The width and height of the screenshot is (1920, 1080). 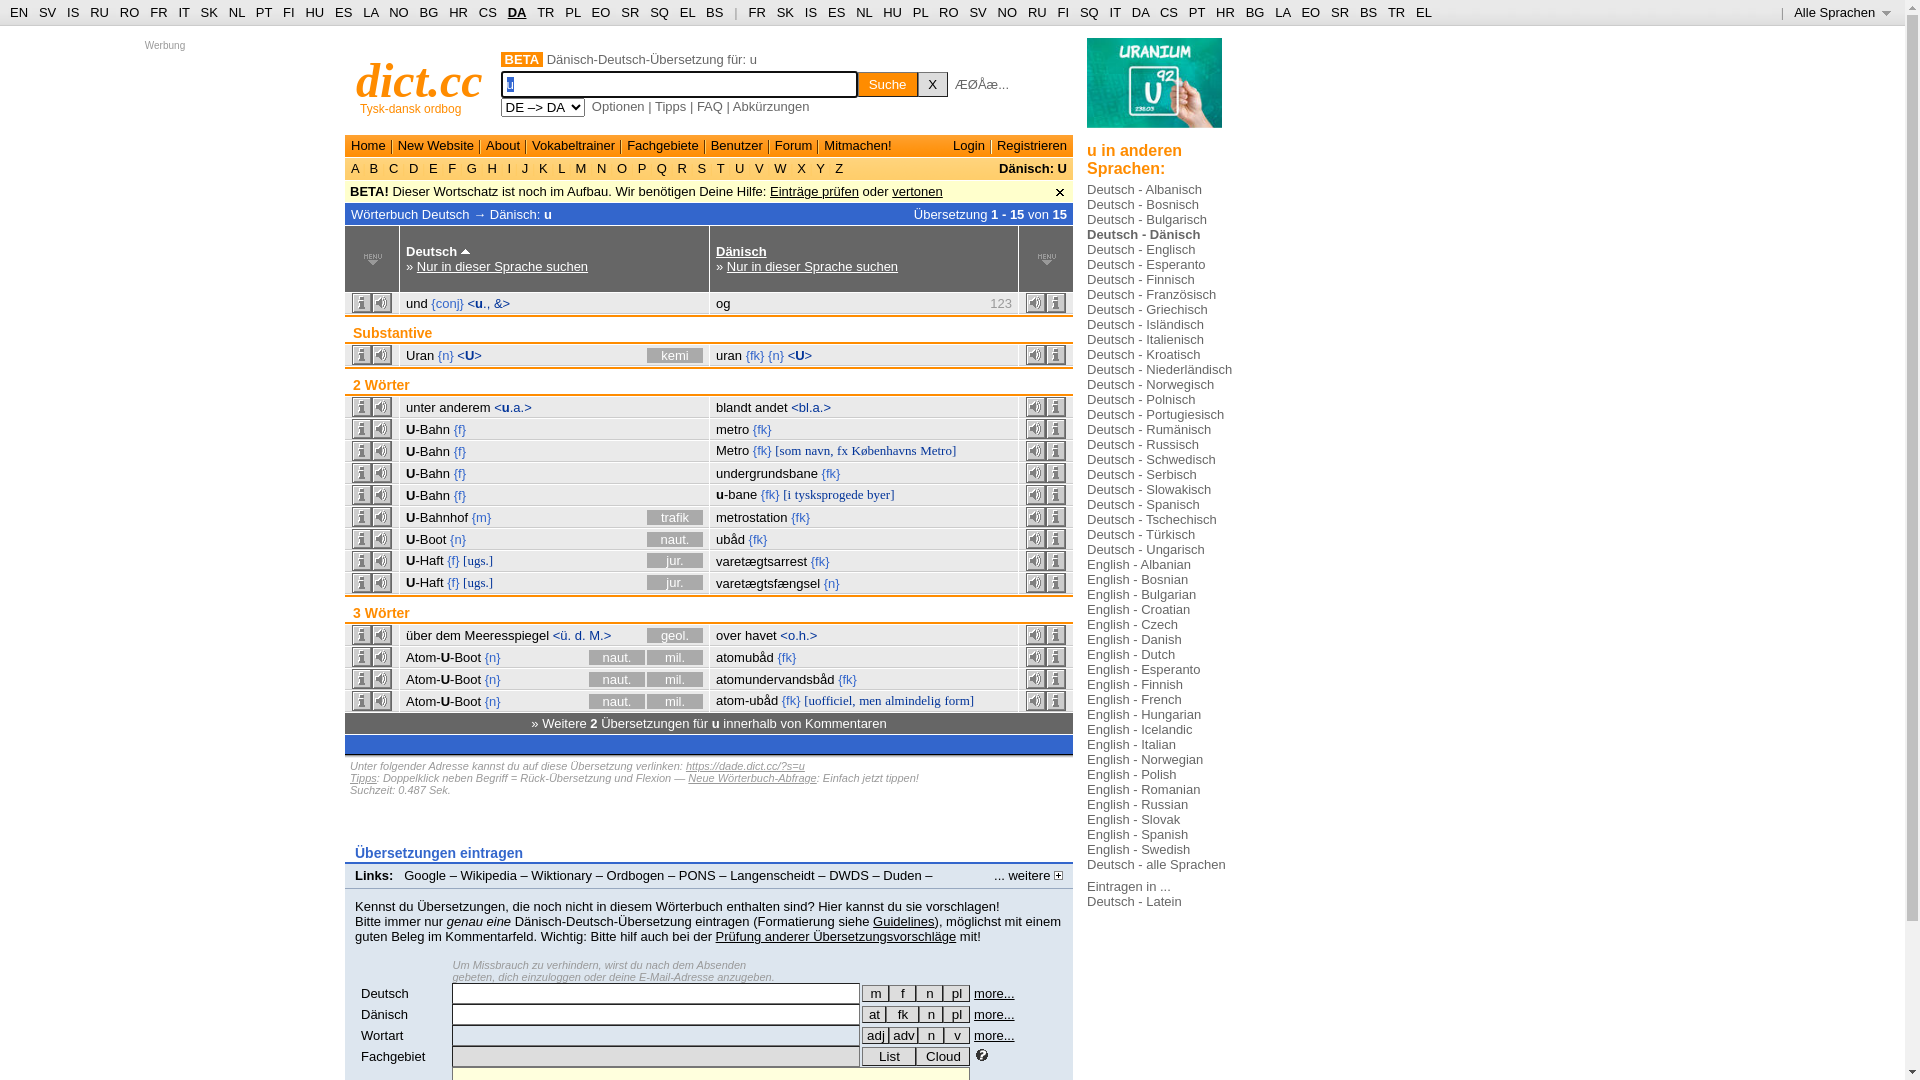 I want to click on 'byer]', so click(x=880, y=494).